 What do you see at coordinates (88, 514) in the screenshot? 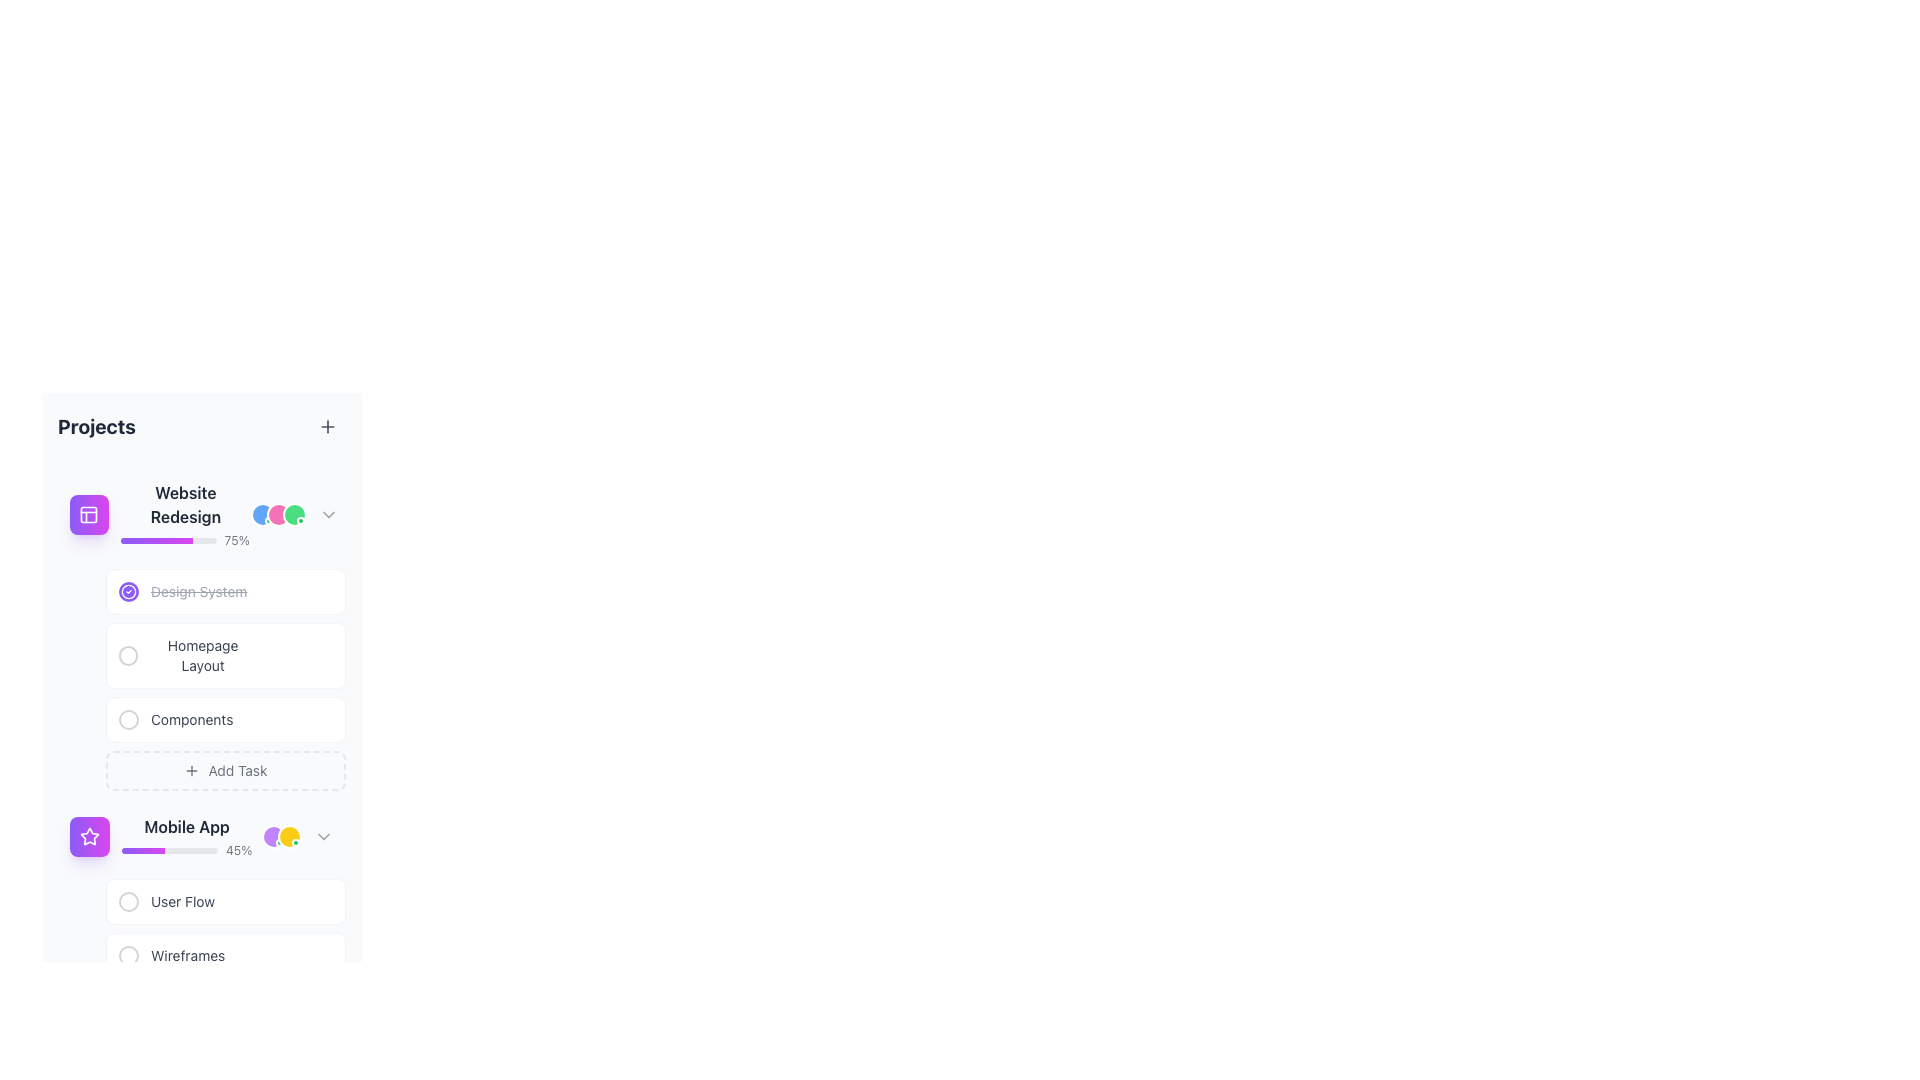
I see `the visual design of the decorative SVG graphic icon resembling overlapping rectangular panels, which is located in the upper-left section of the 'Website Redesign' card` at bounding box center [88, 514].